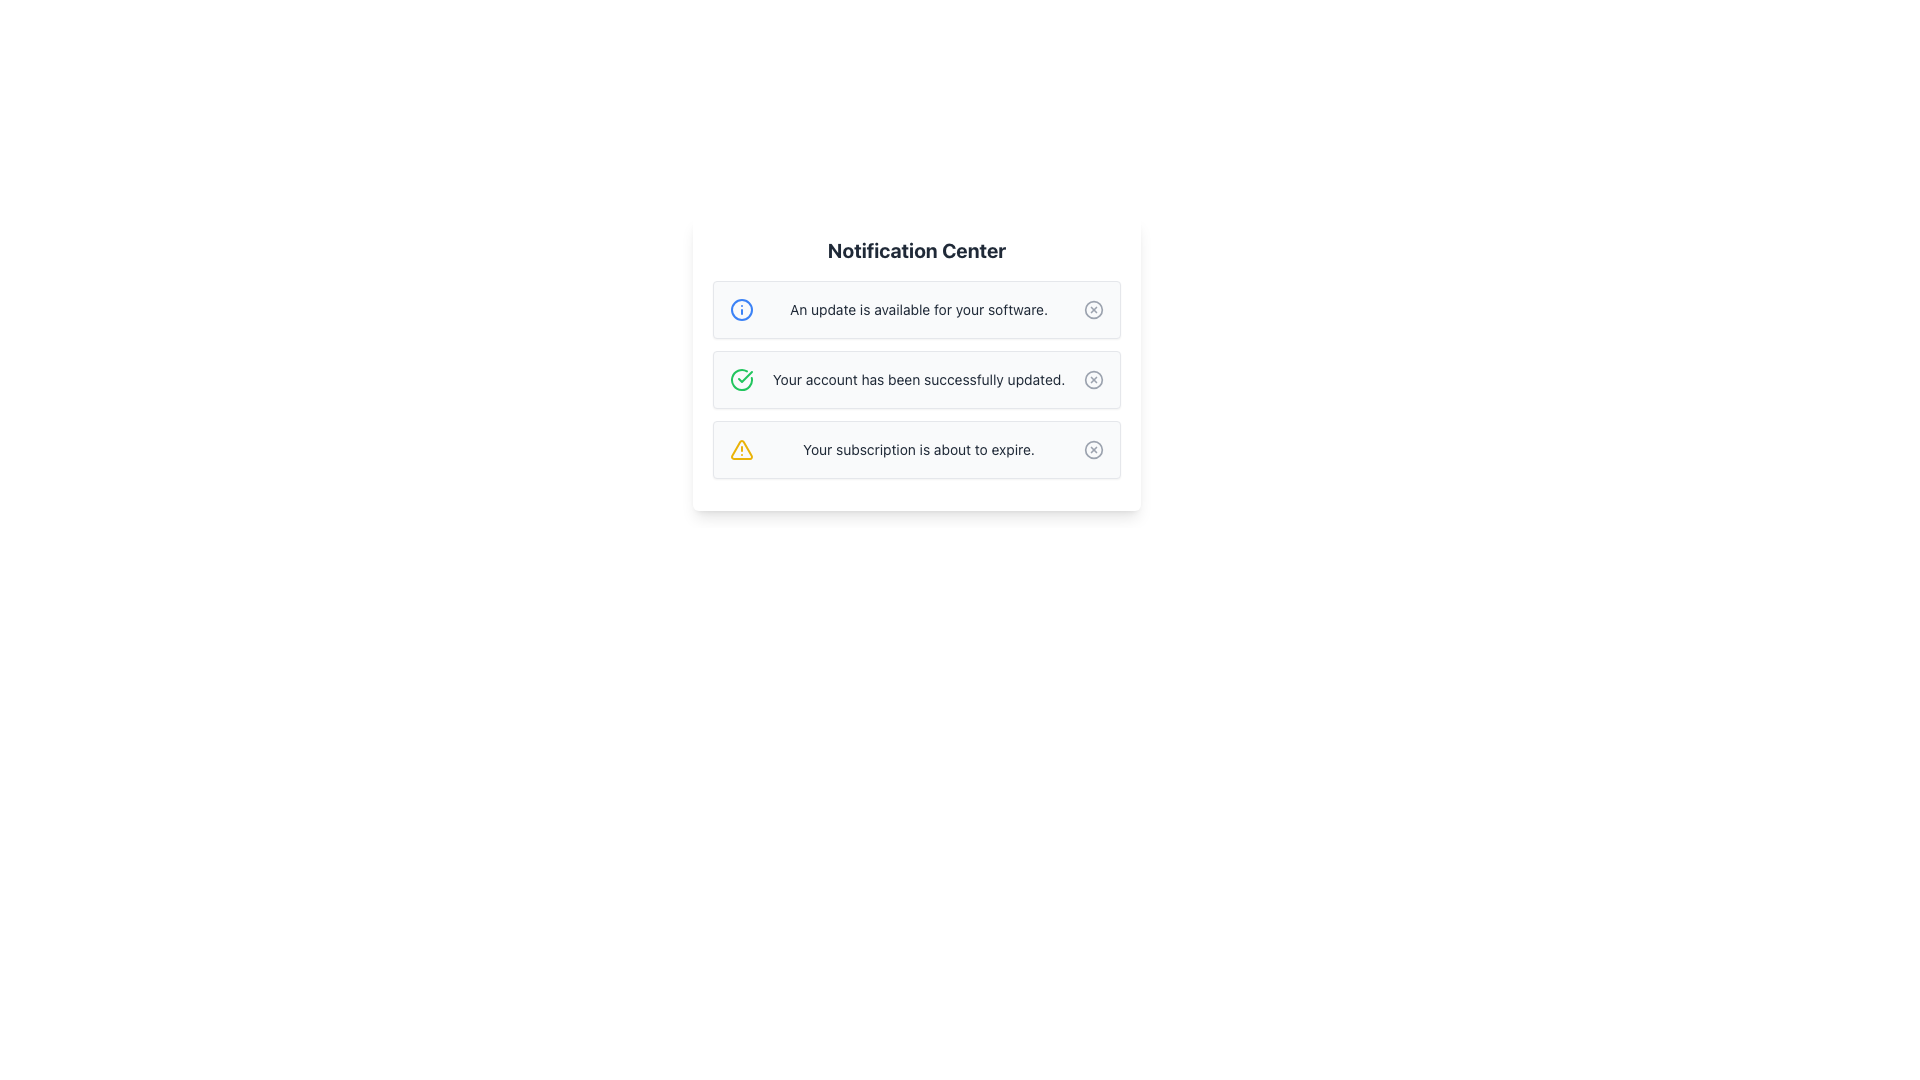  I want to click on information from the text label that notifies the user about the impending expiration of their subscription, located in the third notification row of the notification center, so click(917, 450).